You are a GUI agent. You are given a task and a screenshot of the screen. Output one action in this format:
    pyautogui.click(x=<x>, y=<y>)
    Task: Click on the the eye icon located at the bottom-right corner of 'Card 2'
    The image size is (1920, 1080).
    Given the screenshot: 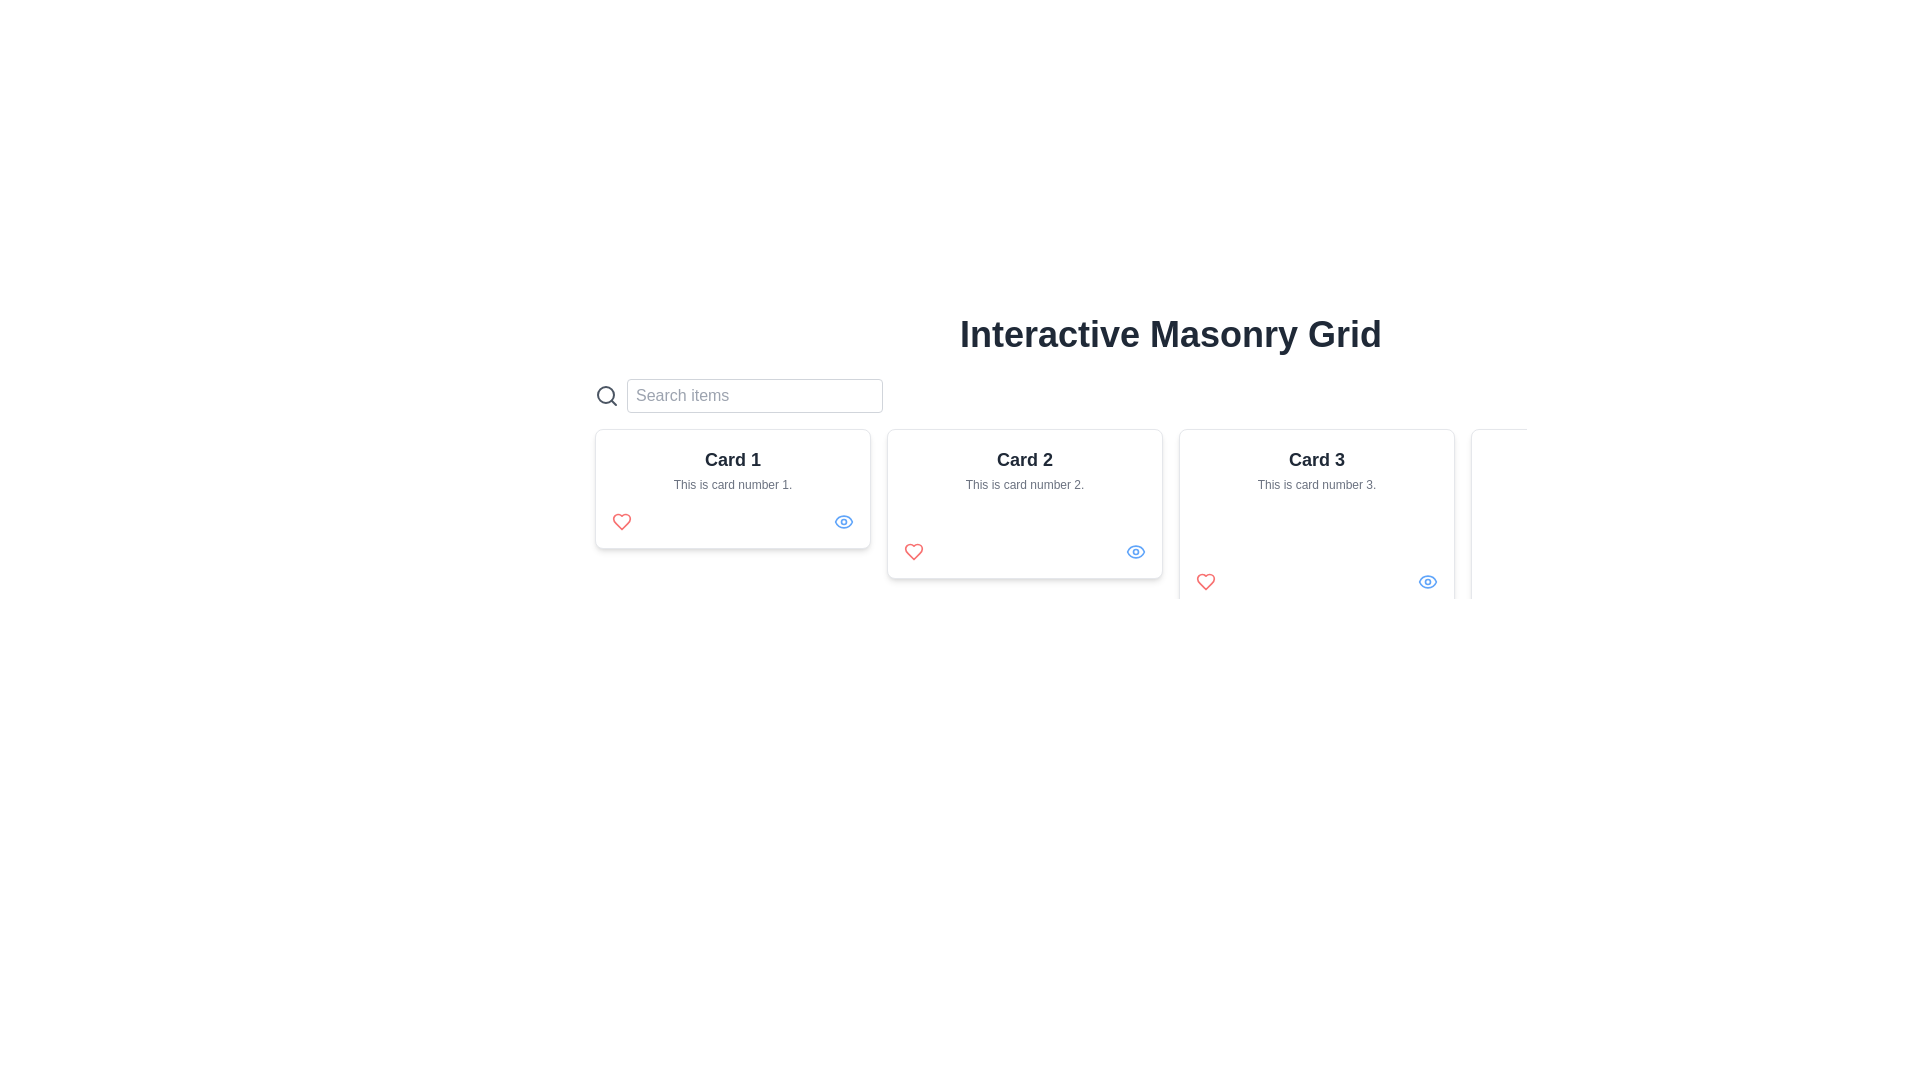 What is the action you would take?
    pyautogui.click(x=1136, y=551)
    